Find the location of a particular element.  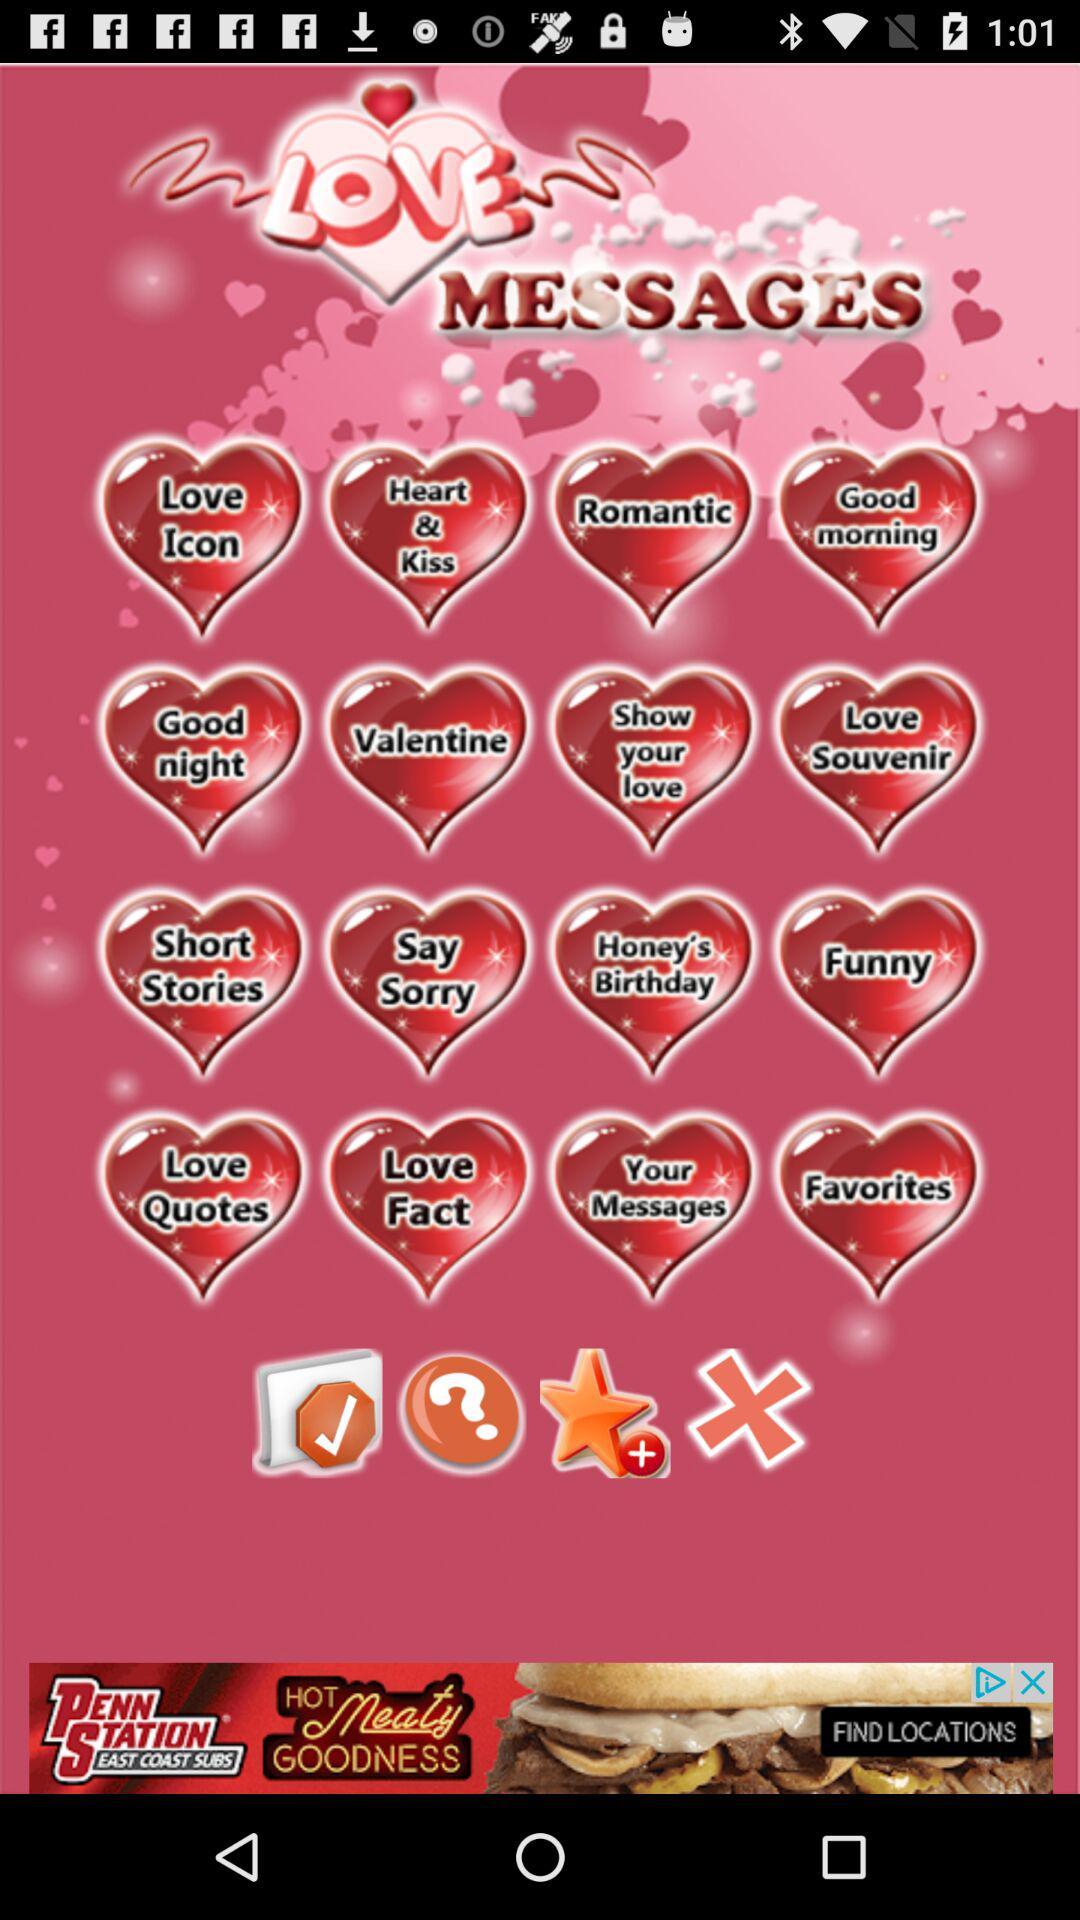

correct is located at coordinates (316, 1412).